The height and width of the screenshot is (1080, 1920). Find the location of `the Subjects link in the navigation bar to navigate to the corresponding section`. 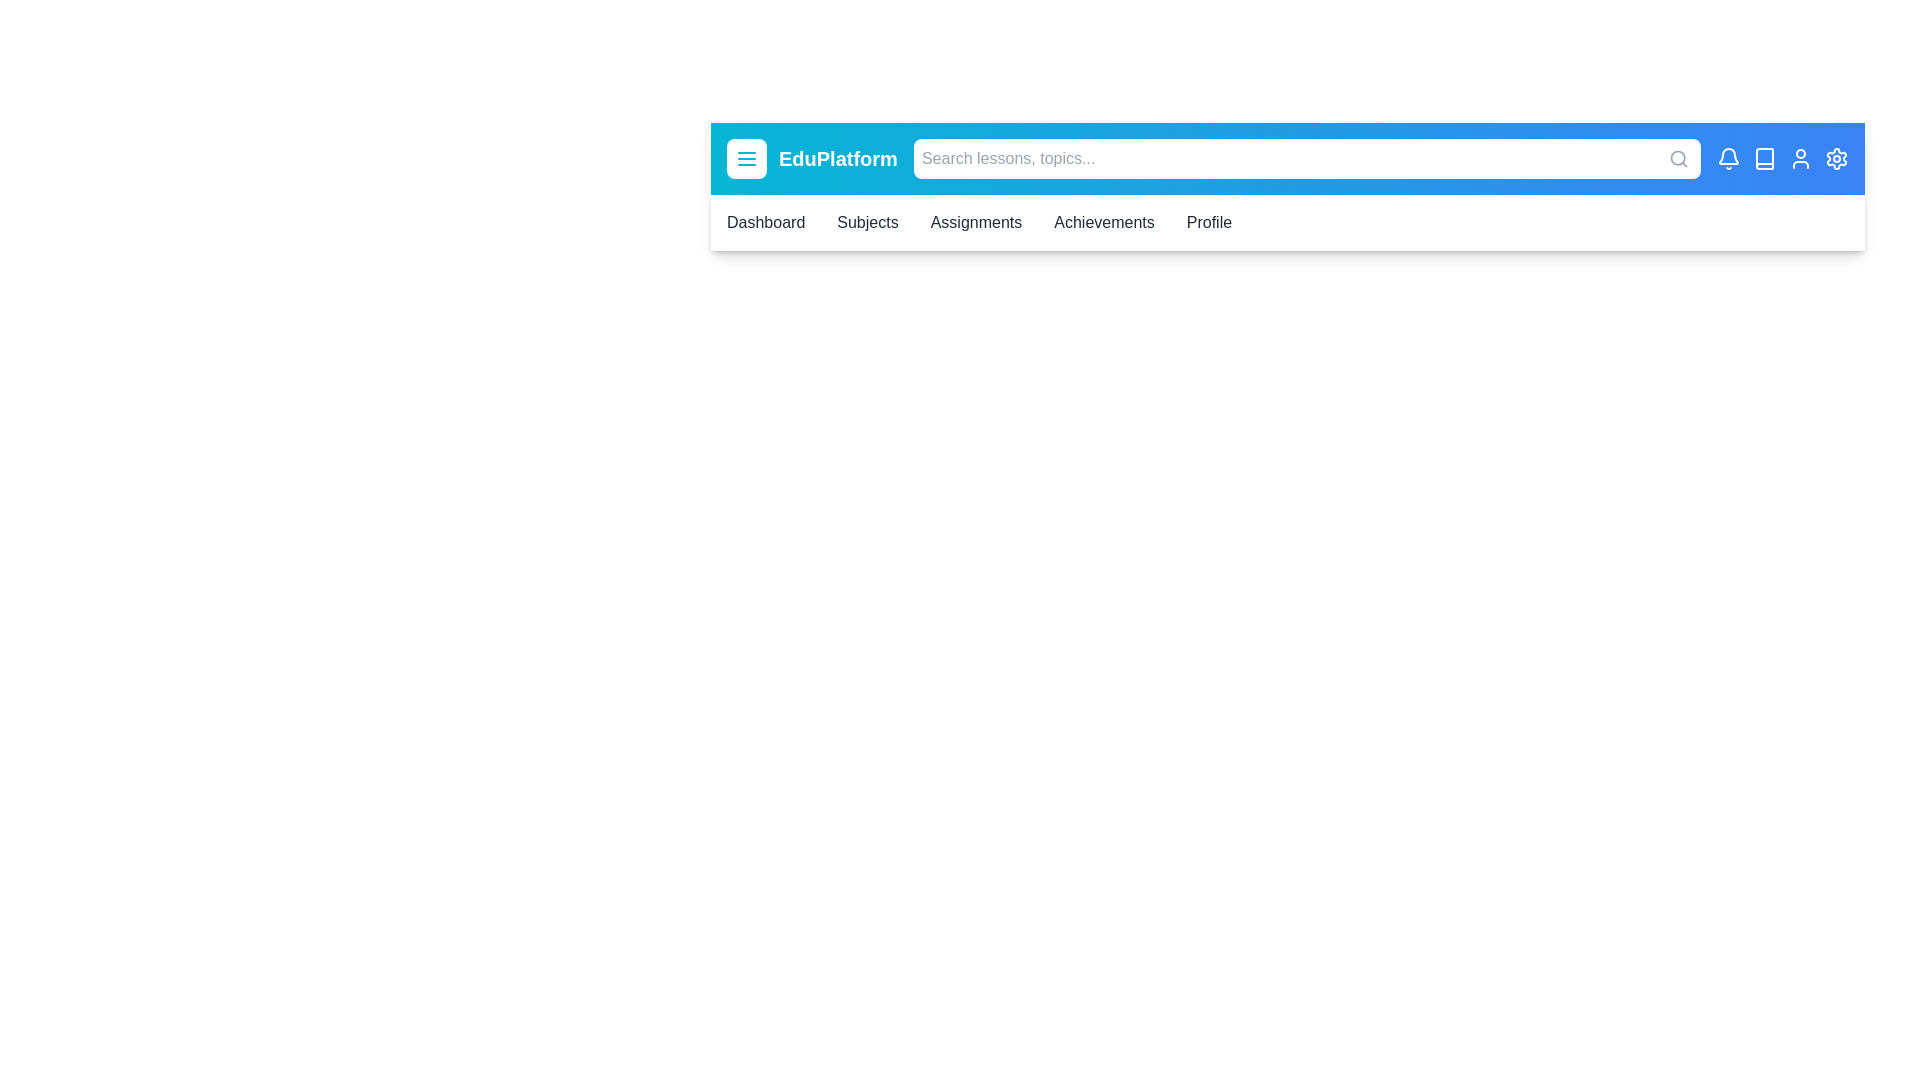

the Subjects link in the navigation bar to navigate to the corresponding section is located at coordinates (868, 223).